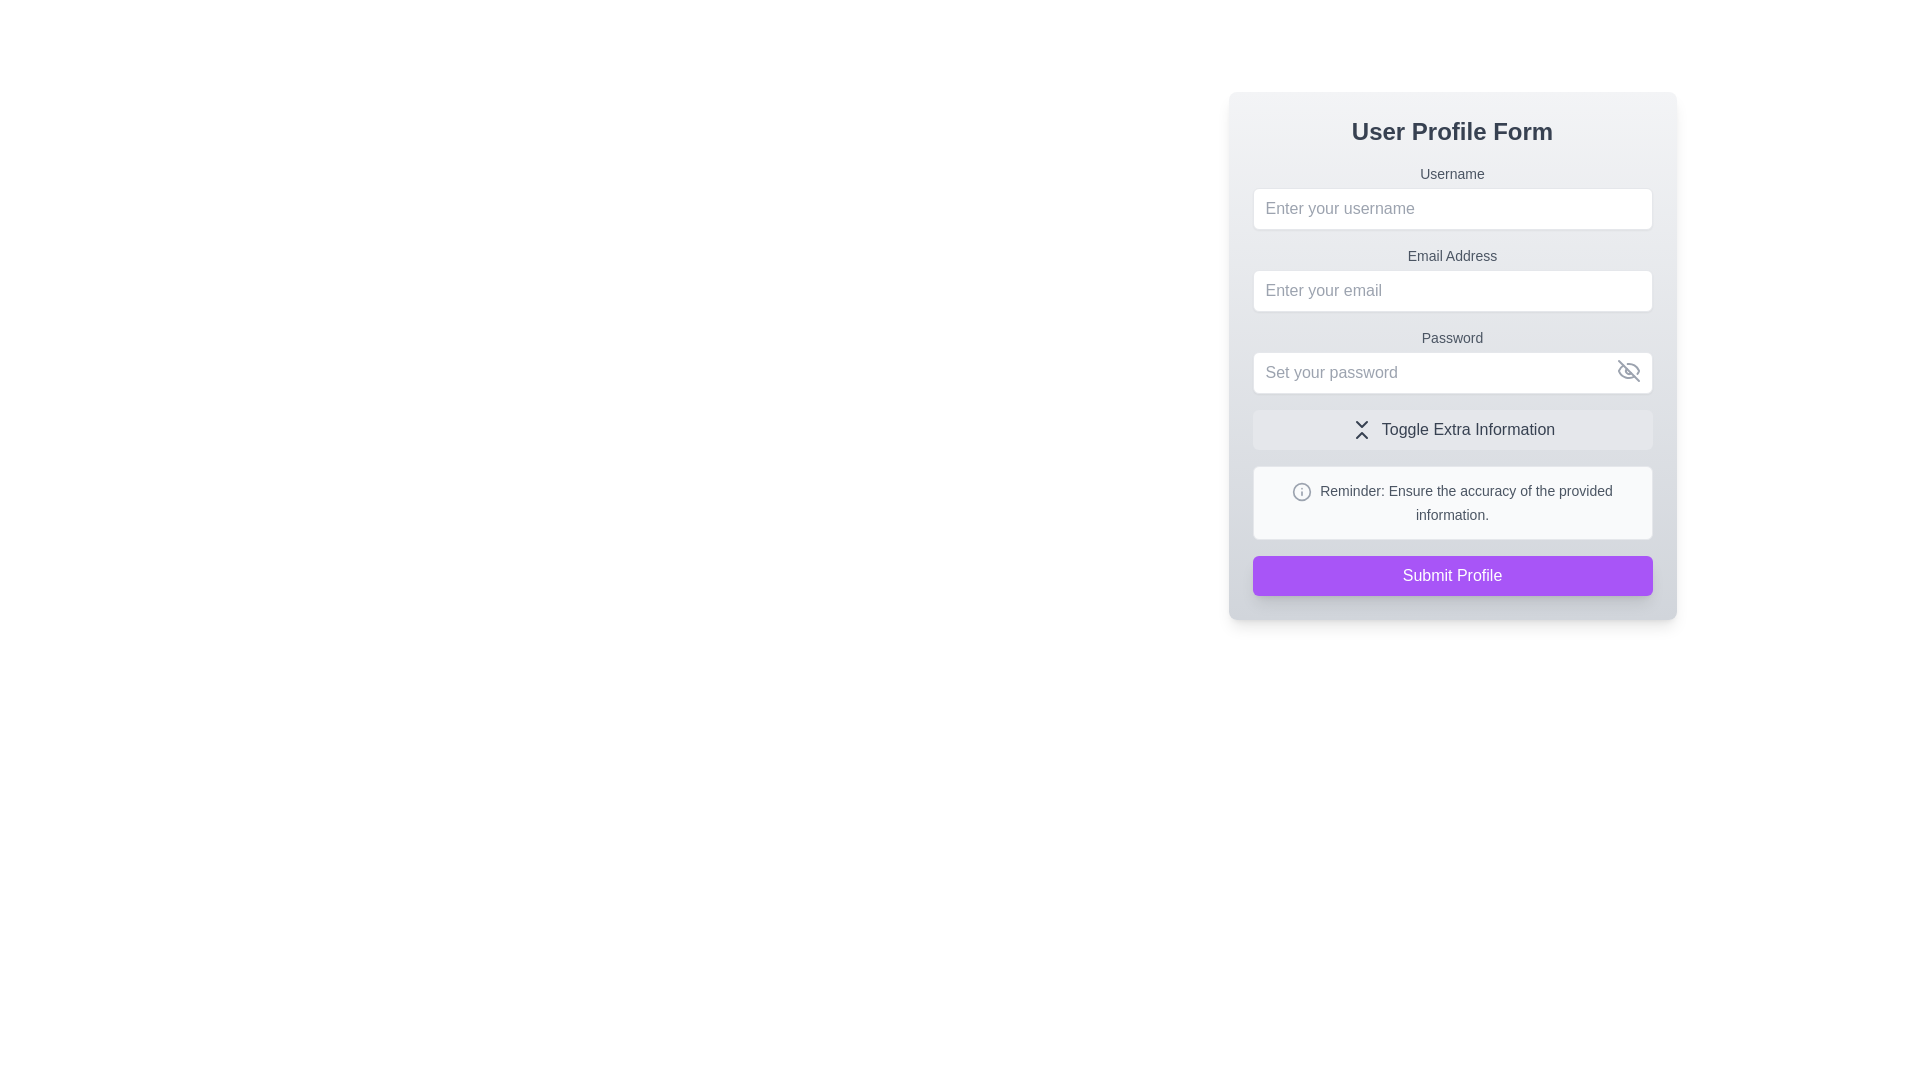  I want to click on the visibility toggle button located on the right side of the 'Set your password' input field, so click(1628, 370).